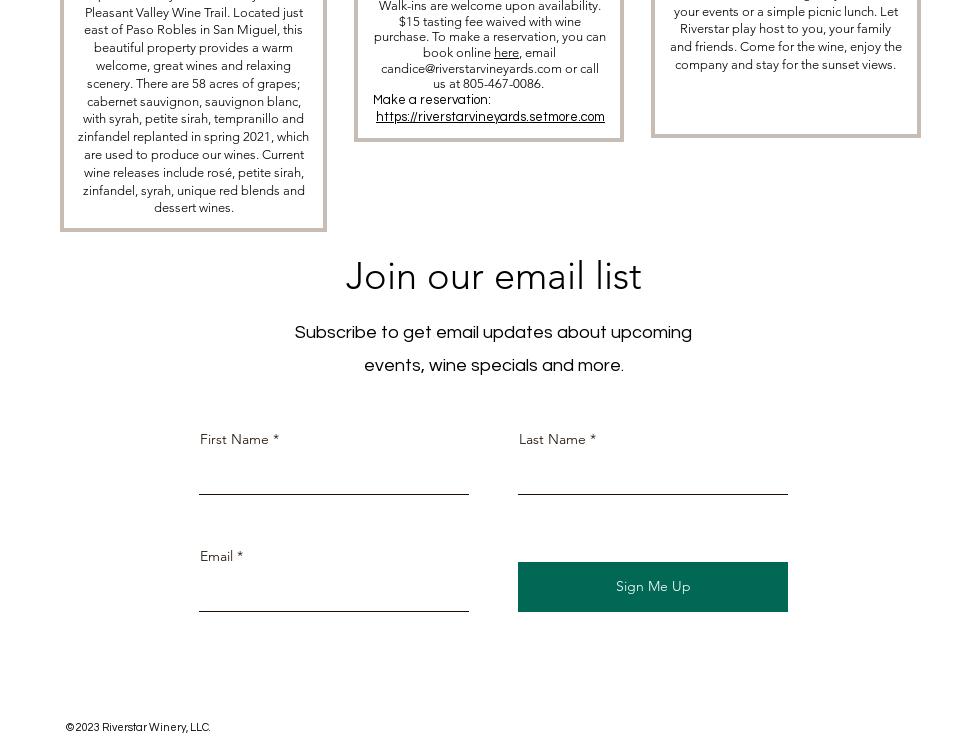 The image size is (980, 736). What do you see at coordinates (493, 348) in the screenshot?
I see `'Subscribe to get email updates about upcoming events, wine specials and more.'` at bounding box center [493, 348].